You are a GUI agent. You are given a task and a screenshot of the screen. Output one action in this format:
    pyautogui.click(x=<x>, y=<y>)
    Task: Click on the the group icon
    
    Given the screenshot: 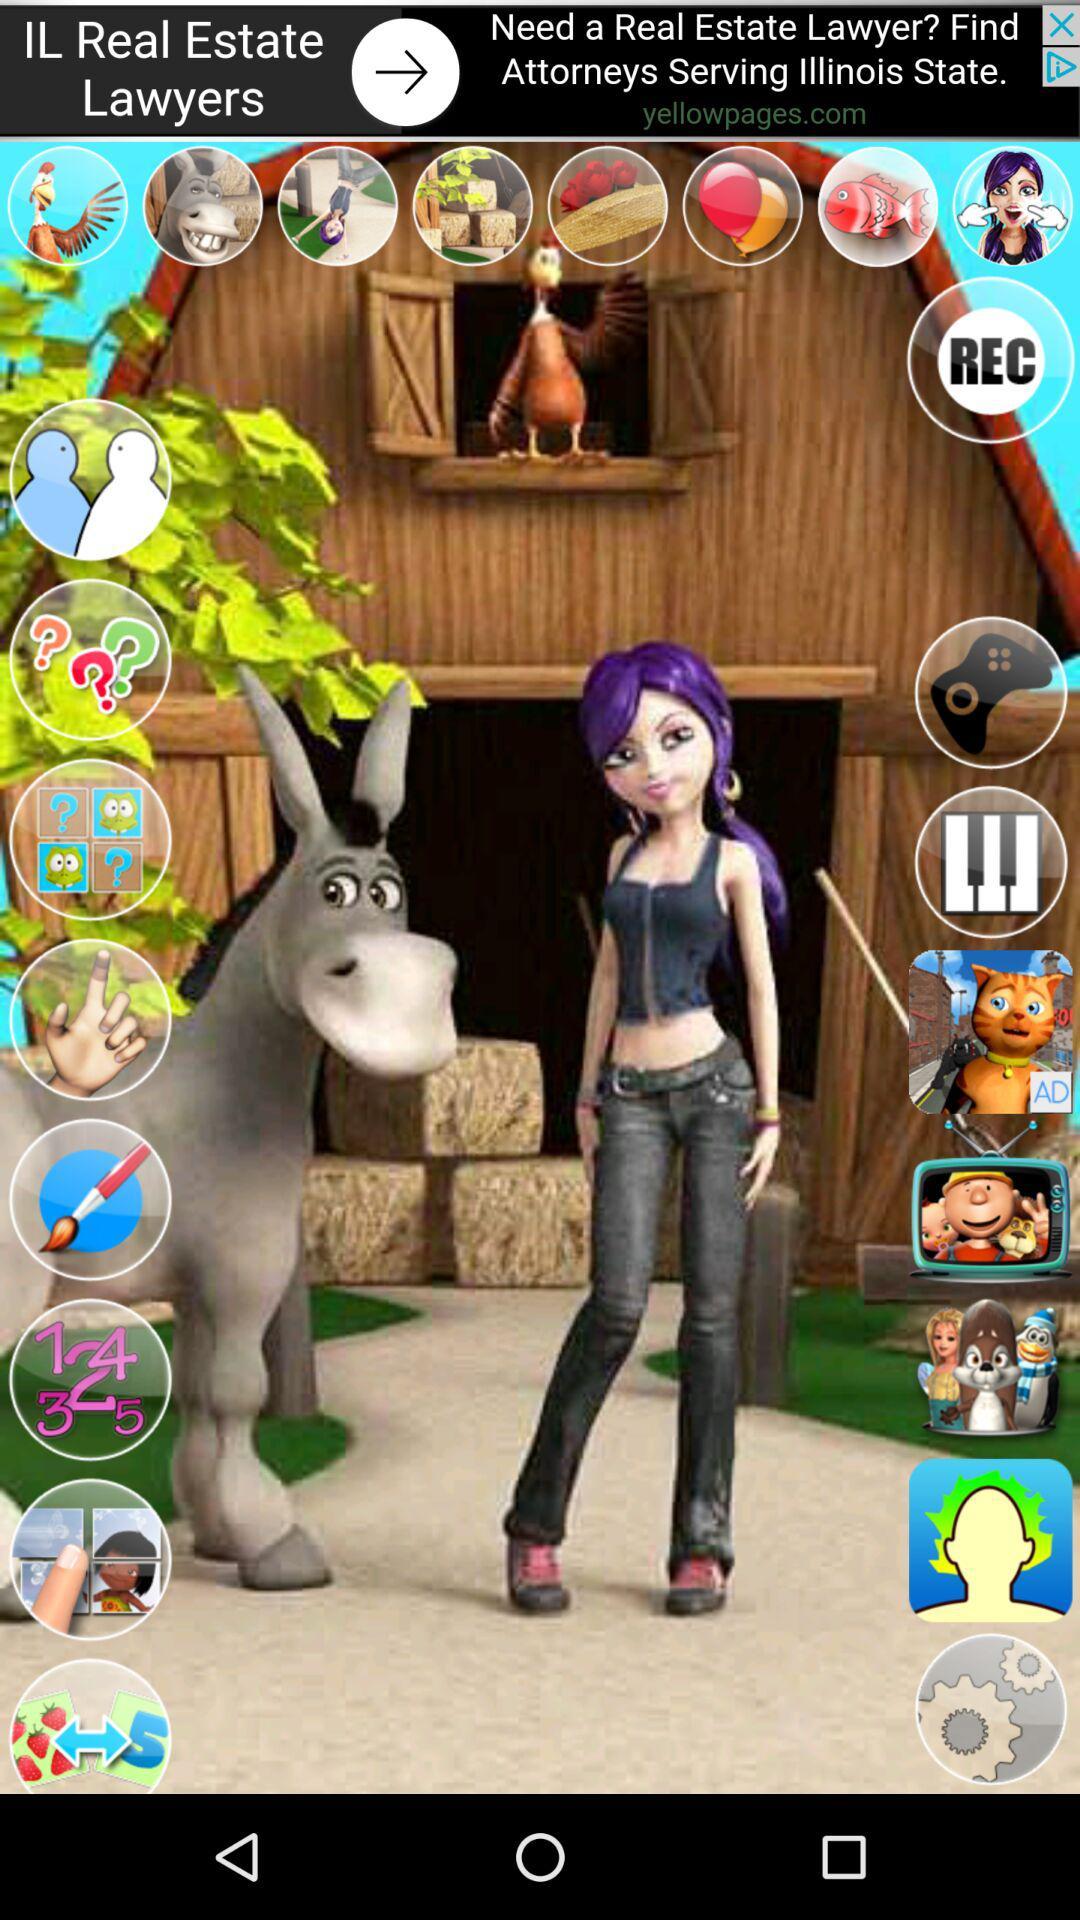 What is the action you would take?
    pyautogui.click(x=88, y=513)
    